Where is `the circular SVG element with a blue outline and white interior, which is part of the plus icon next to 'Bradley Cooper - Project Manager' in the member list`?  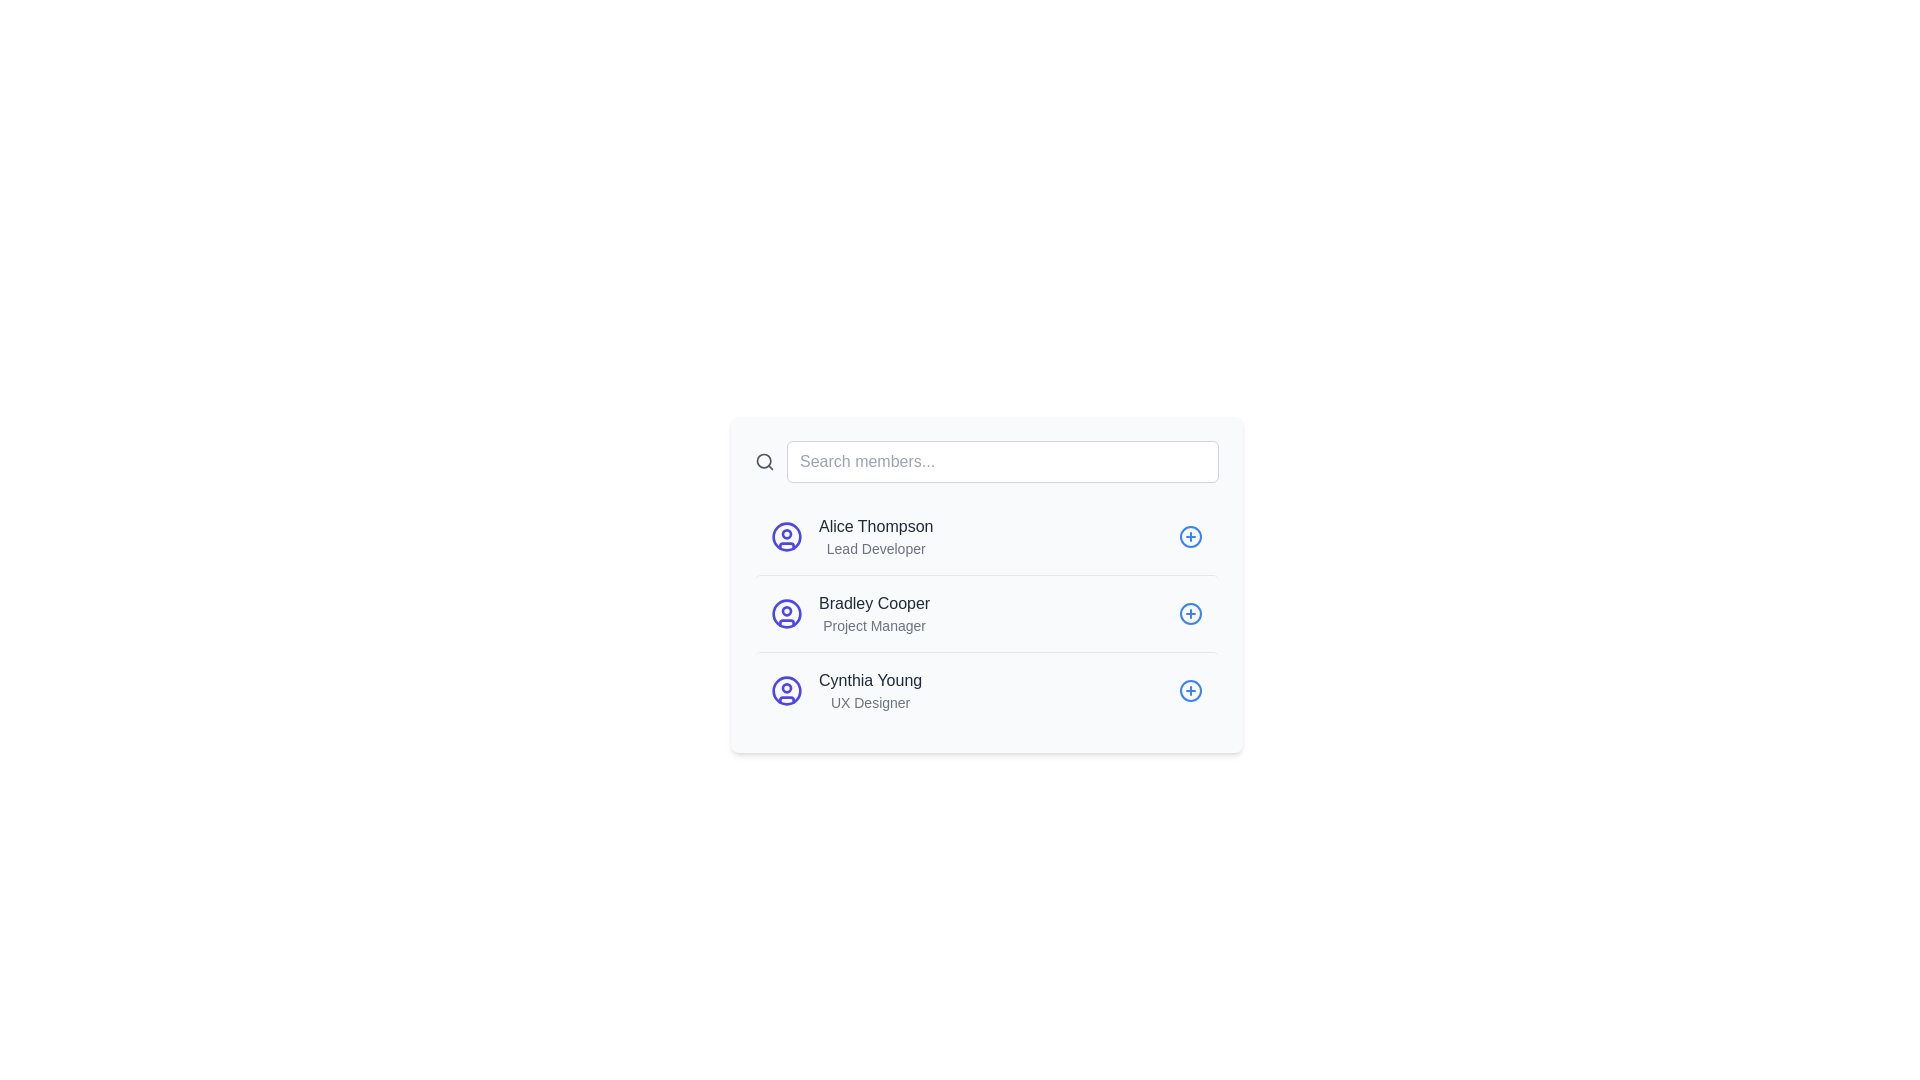
the circular SVG element with a blue outline and white interior, which is part of the plus icon next to 'Bradley Cooper - Project Manager' in the member list is located at coordinates (1190, 612).